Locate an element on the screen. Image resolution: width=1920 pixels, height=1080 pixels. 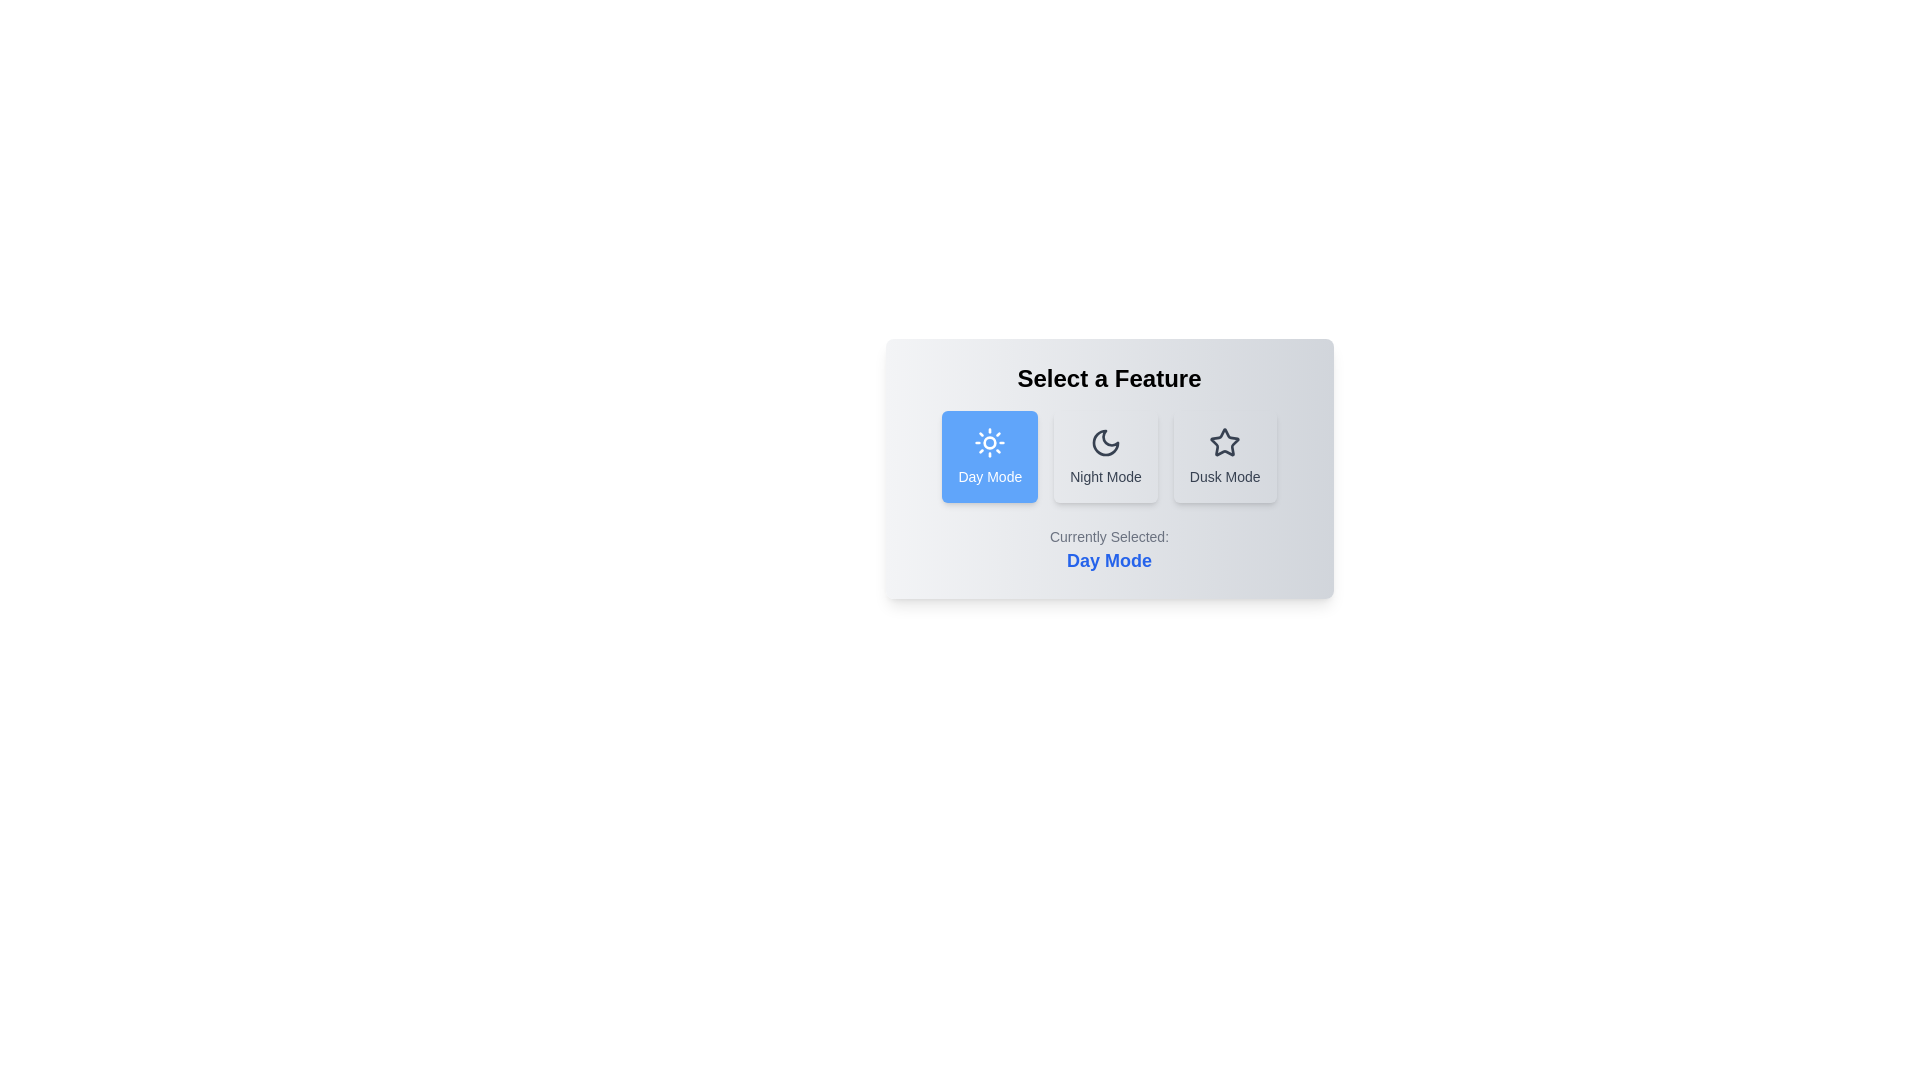
the icon of the button labeled Night Mode is located at coordinates (1104, 442).